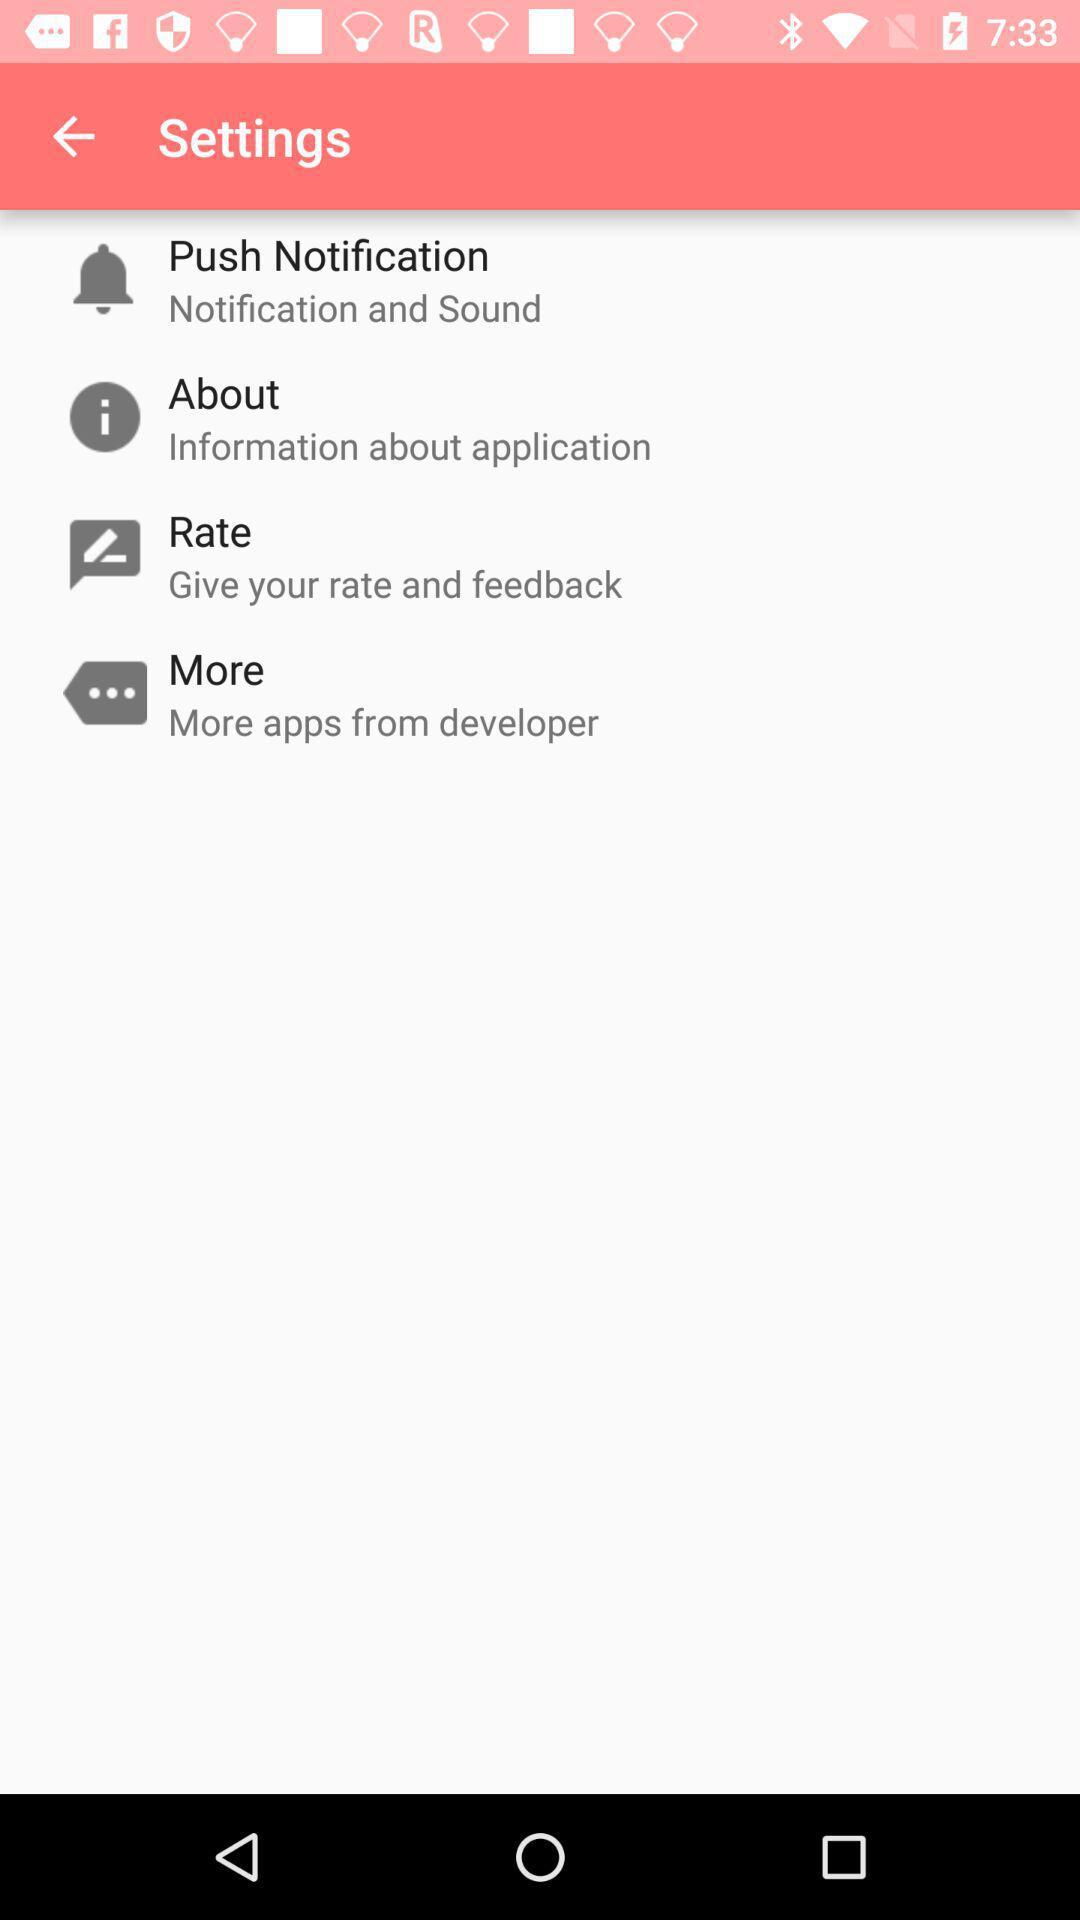 The image size is (1080, 1920). What do you see at coordinates (395, 582) in the screenshot?
I see `item below rate icon` at bounding box center [395, 582].